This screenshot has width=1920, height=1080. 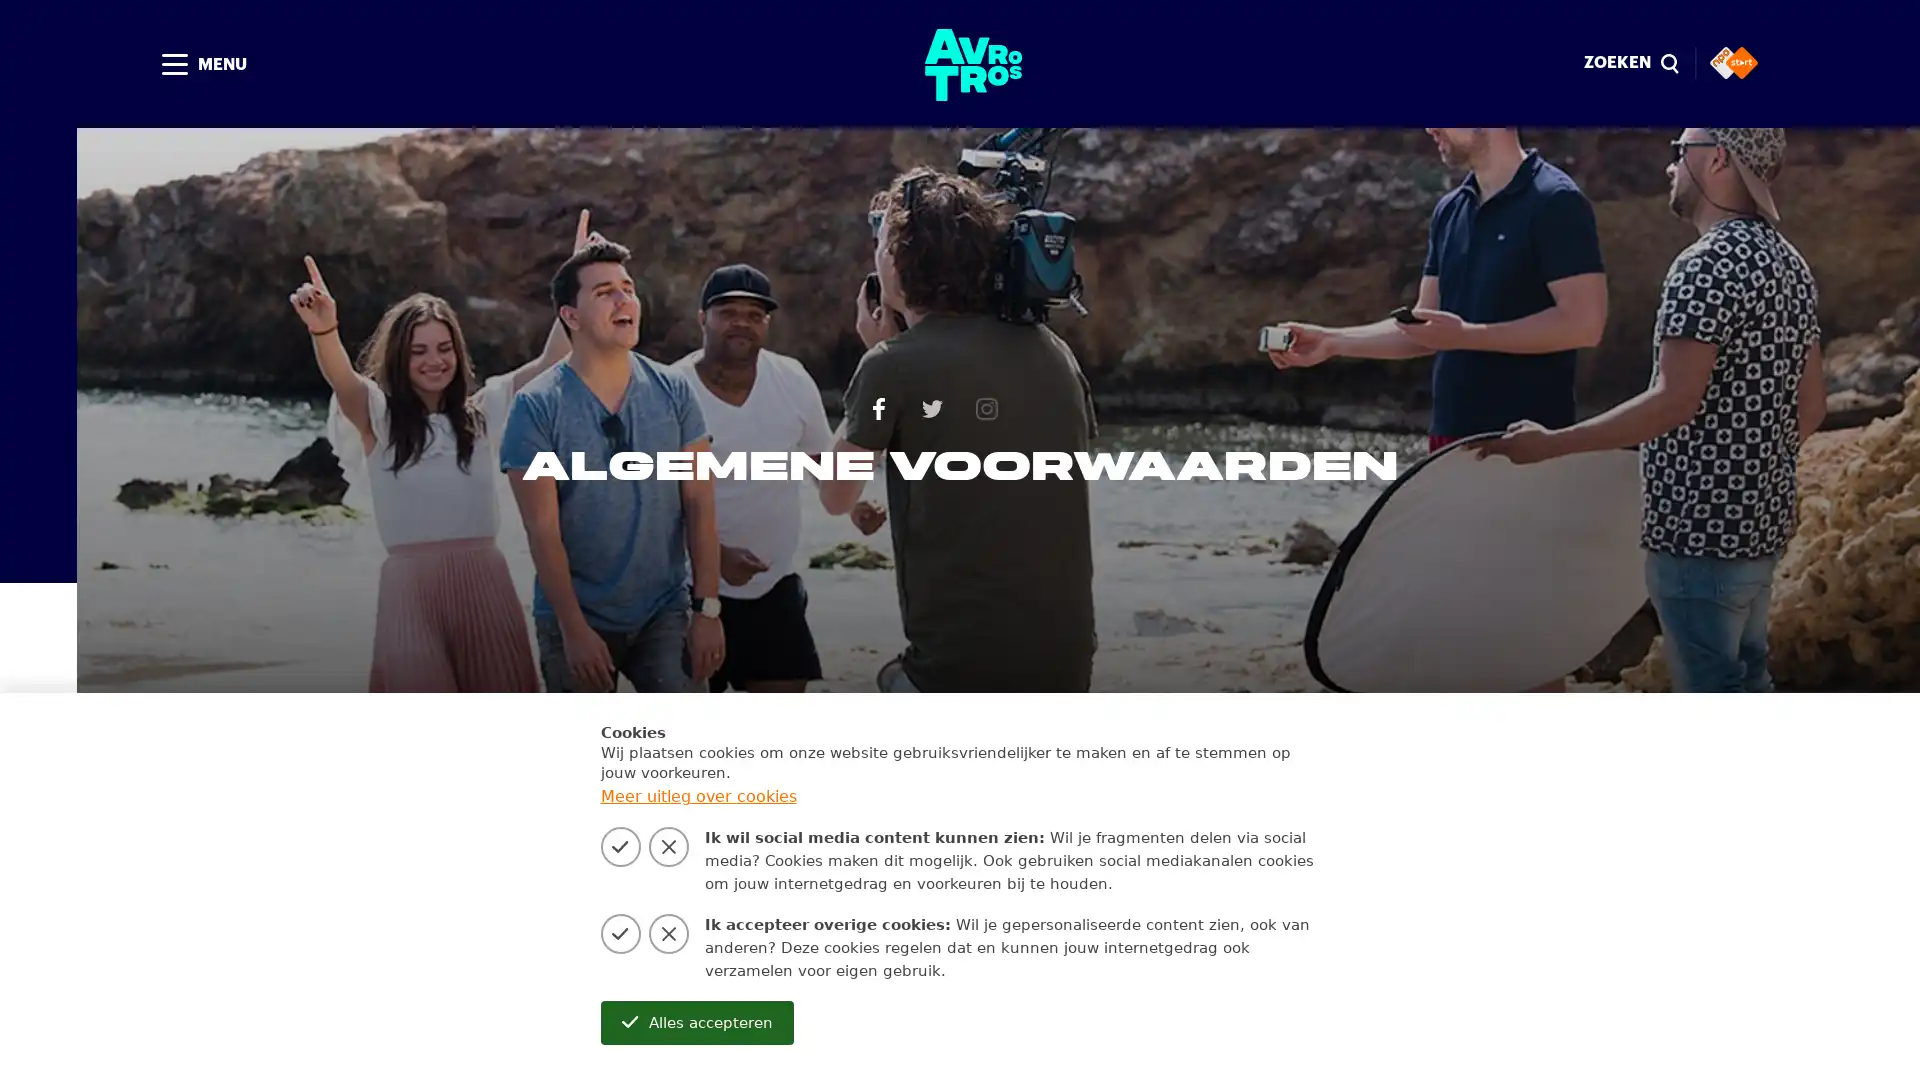 I want to click on Sluiten, so click(x=1670, y=64).